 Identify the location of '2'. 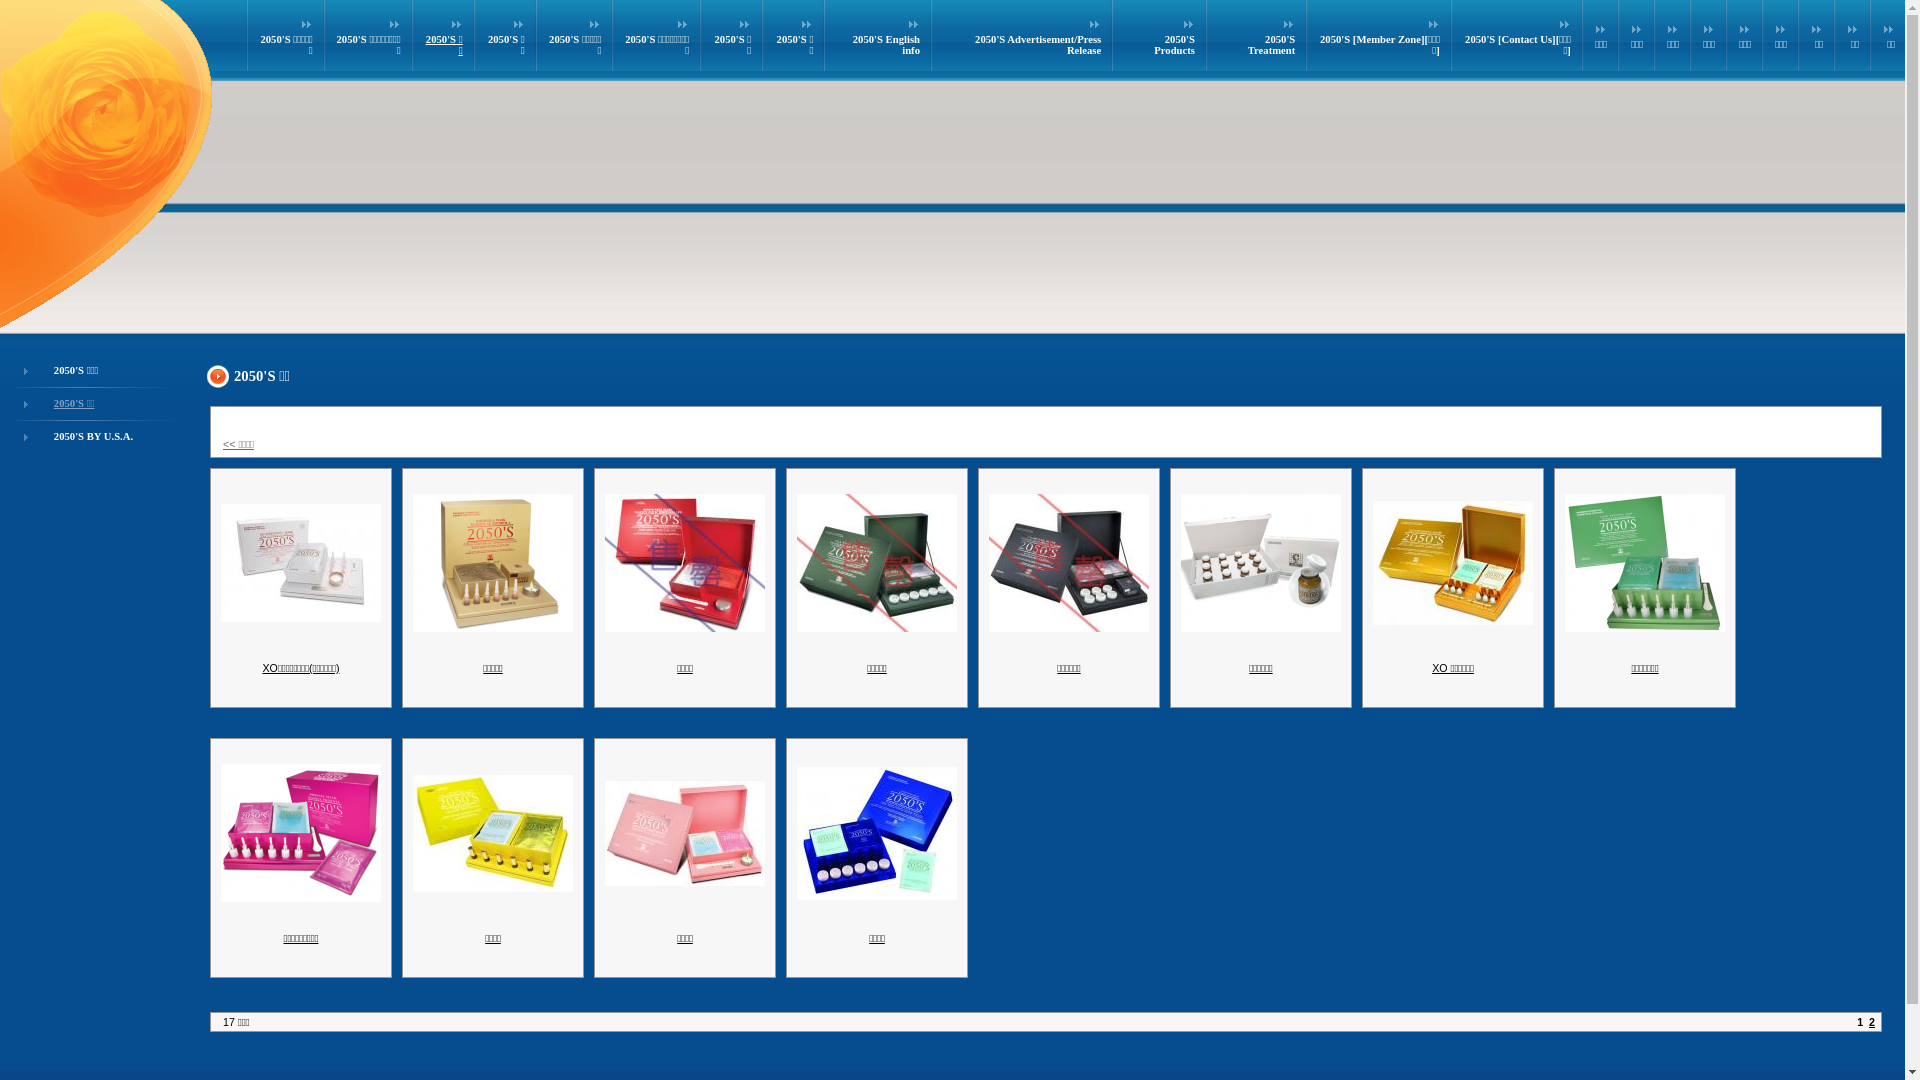
(1871, 1022).